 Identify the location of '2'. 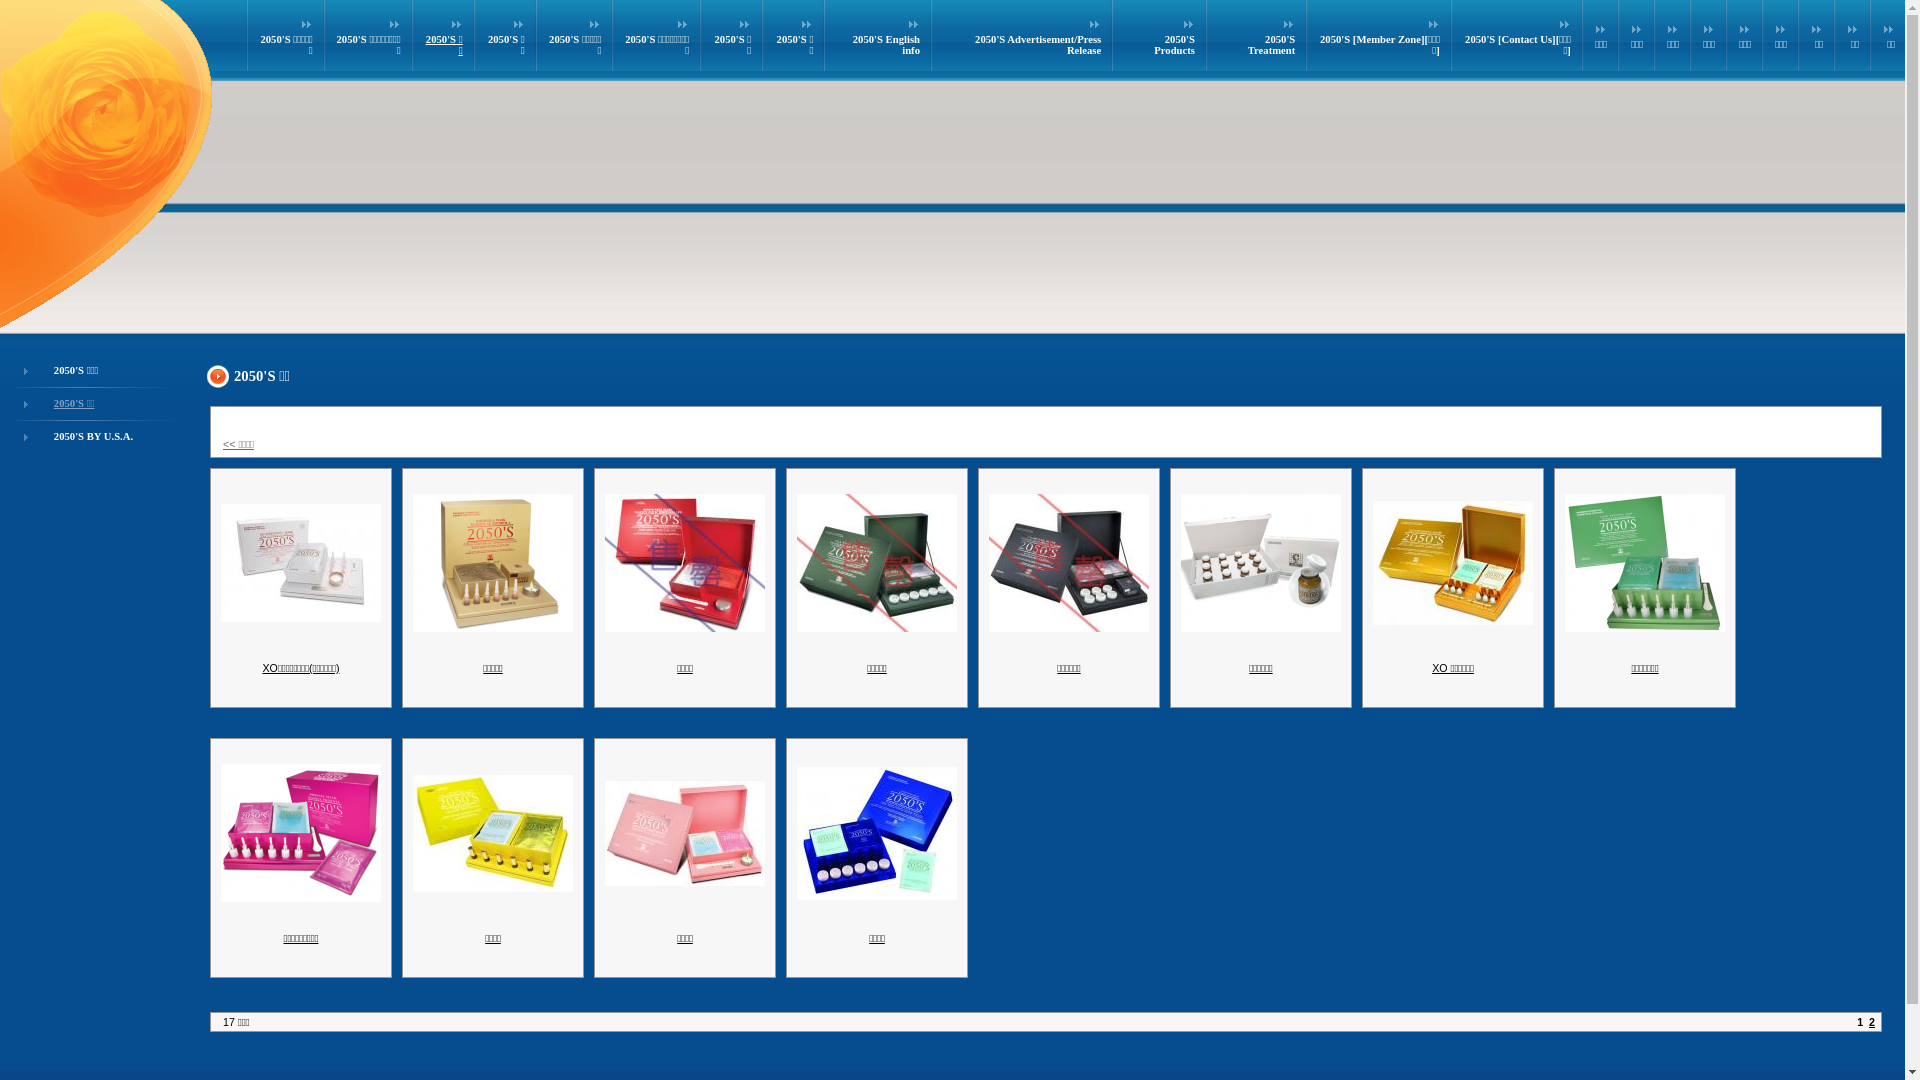
(1871, 1022).